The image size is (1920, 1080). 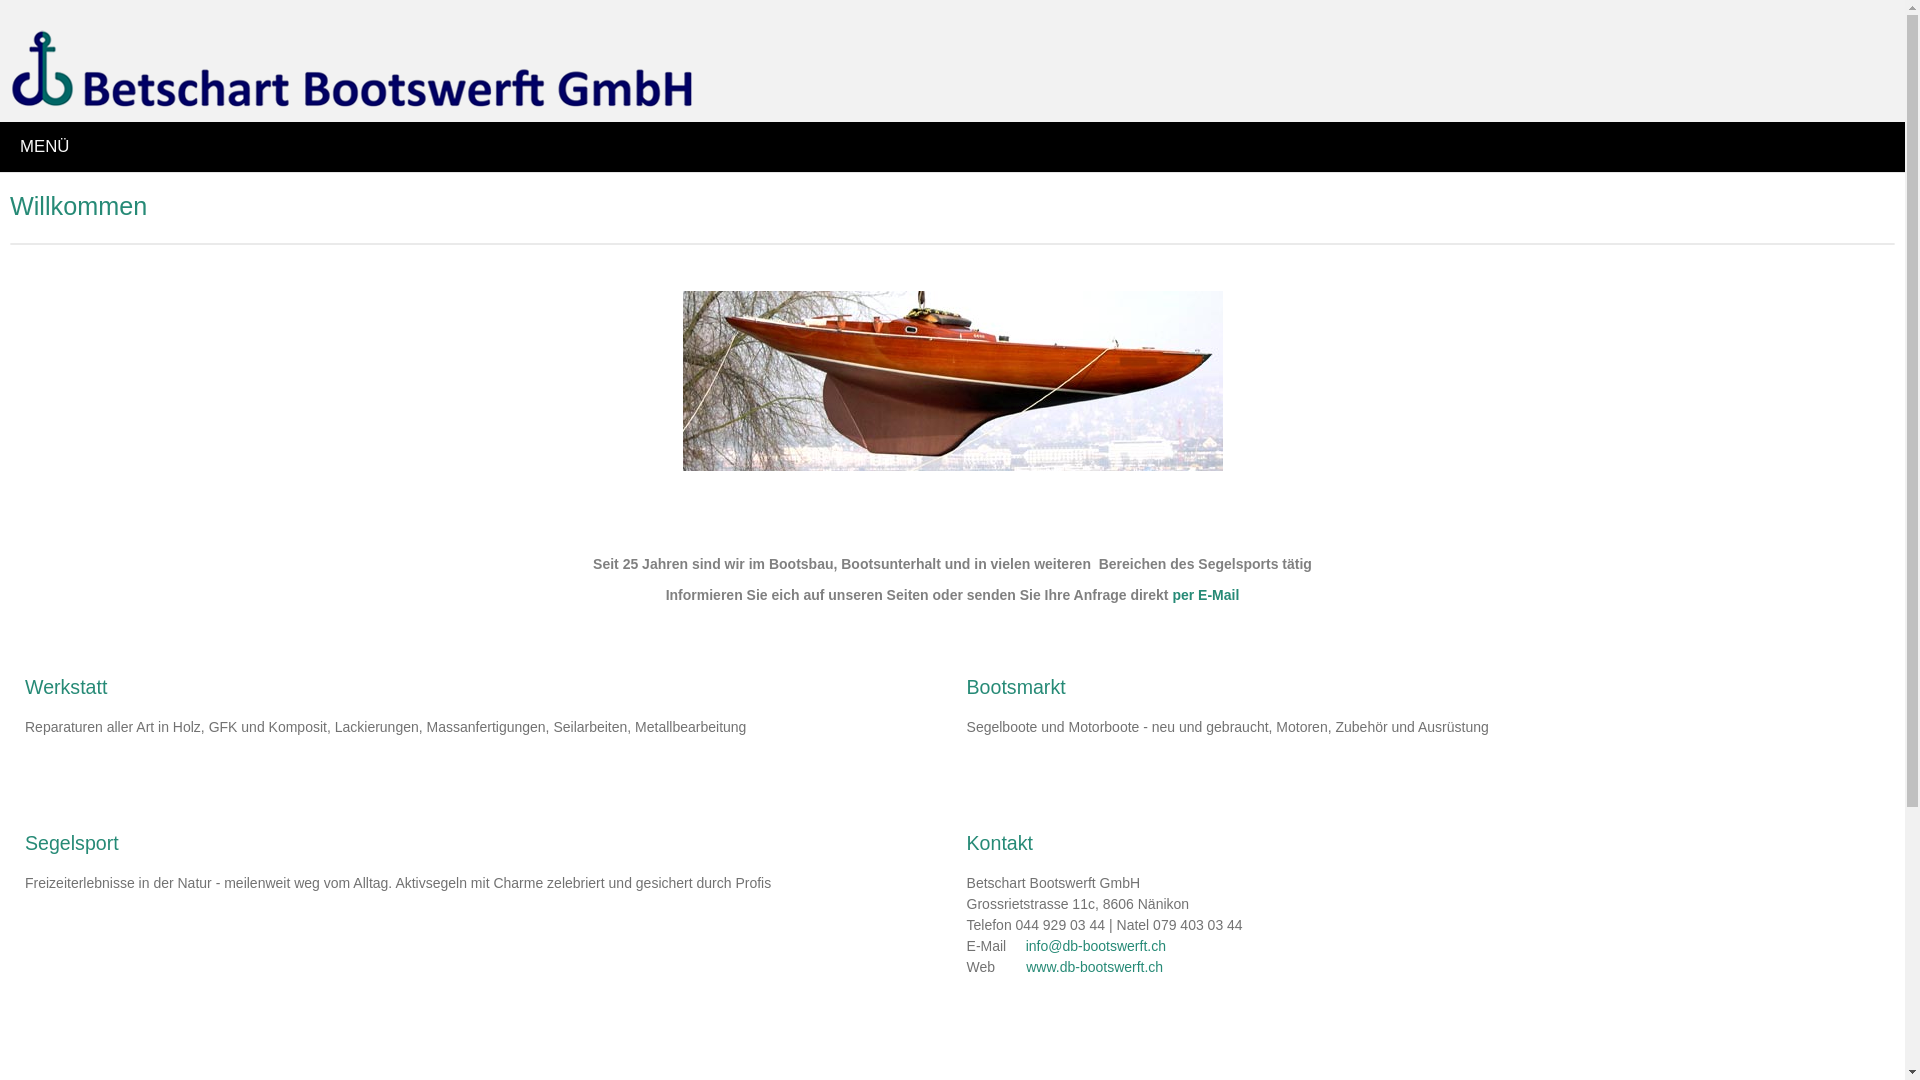 I want to click on '61sta.jpg', so click(x=950, y=381).